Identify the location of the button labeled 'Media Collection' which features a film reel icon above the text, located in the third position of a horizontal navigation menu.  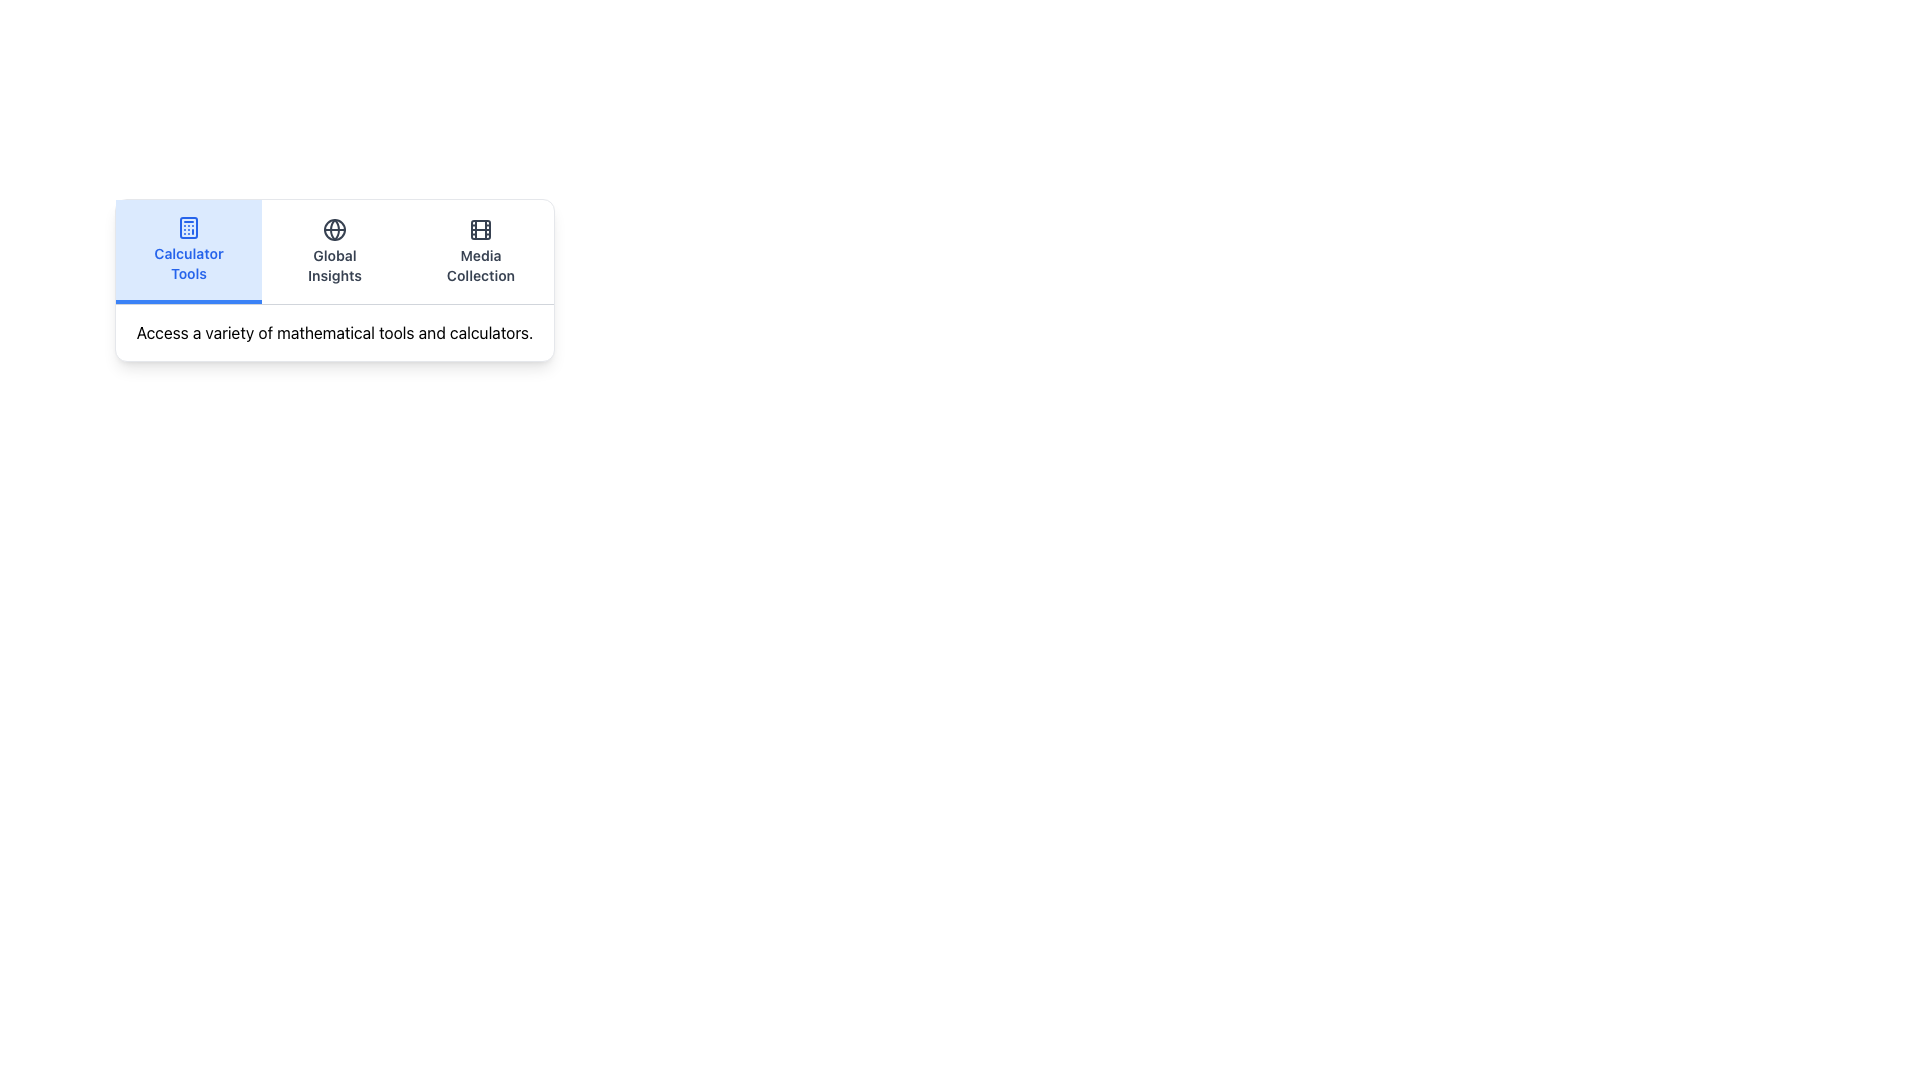
(480, 250).